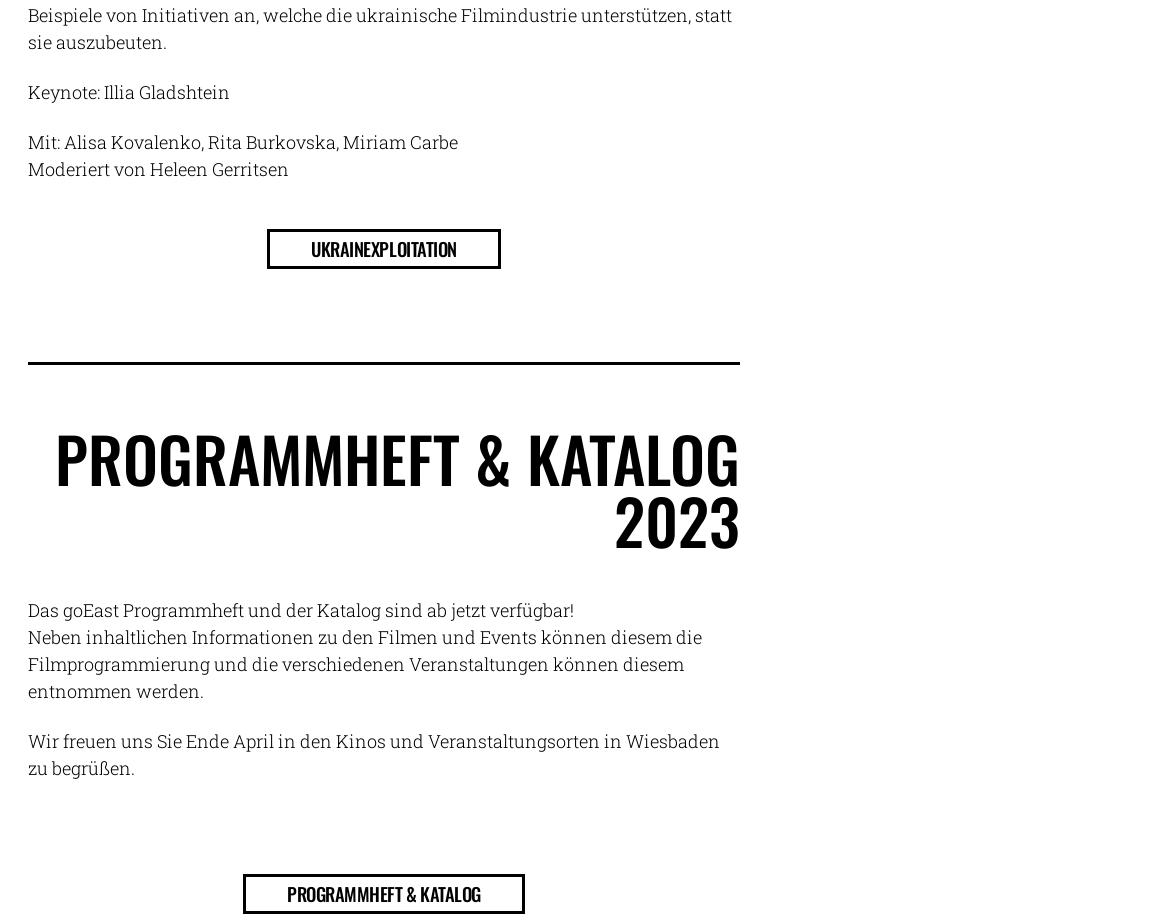  I want to click on 'Keynote: Illia Gladshtein', so click(128, 92).